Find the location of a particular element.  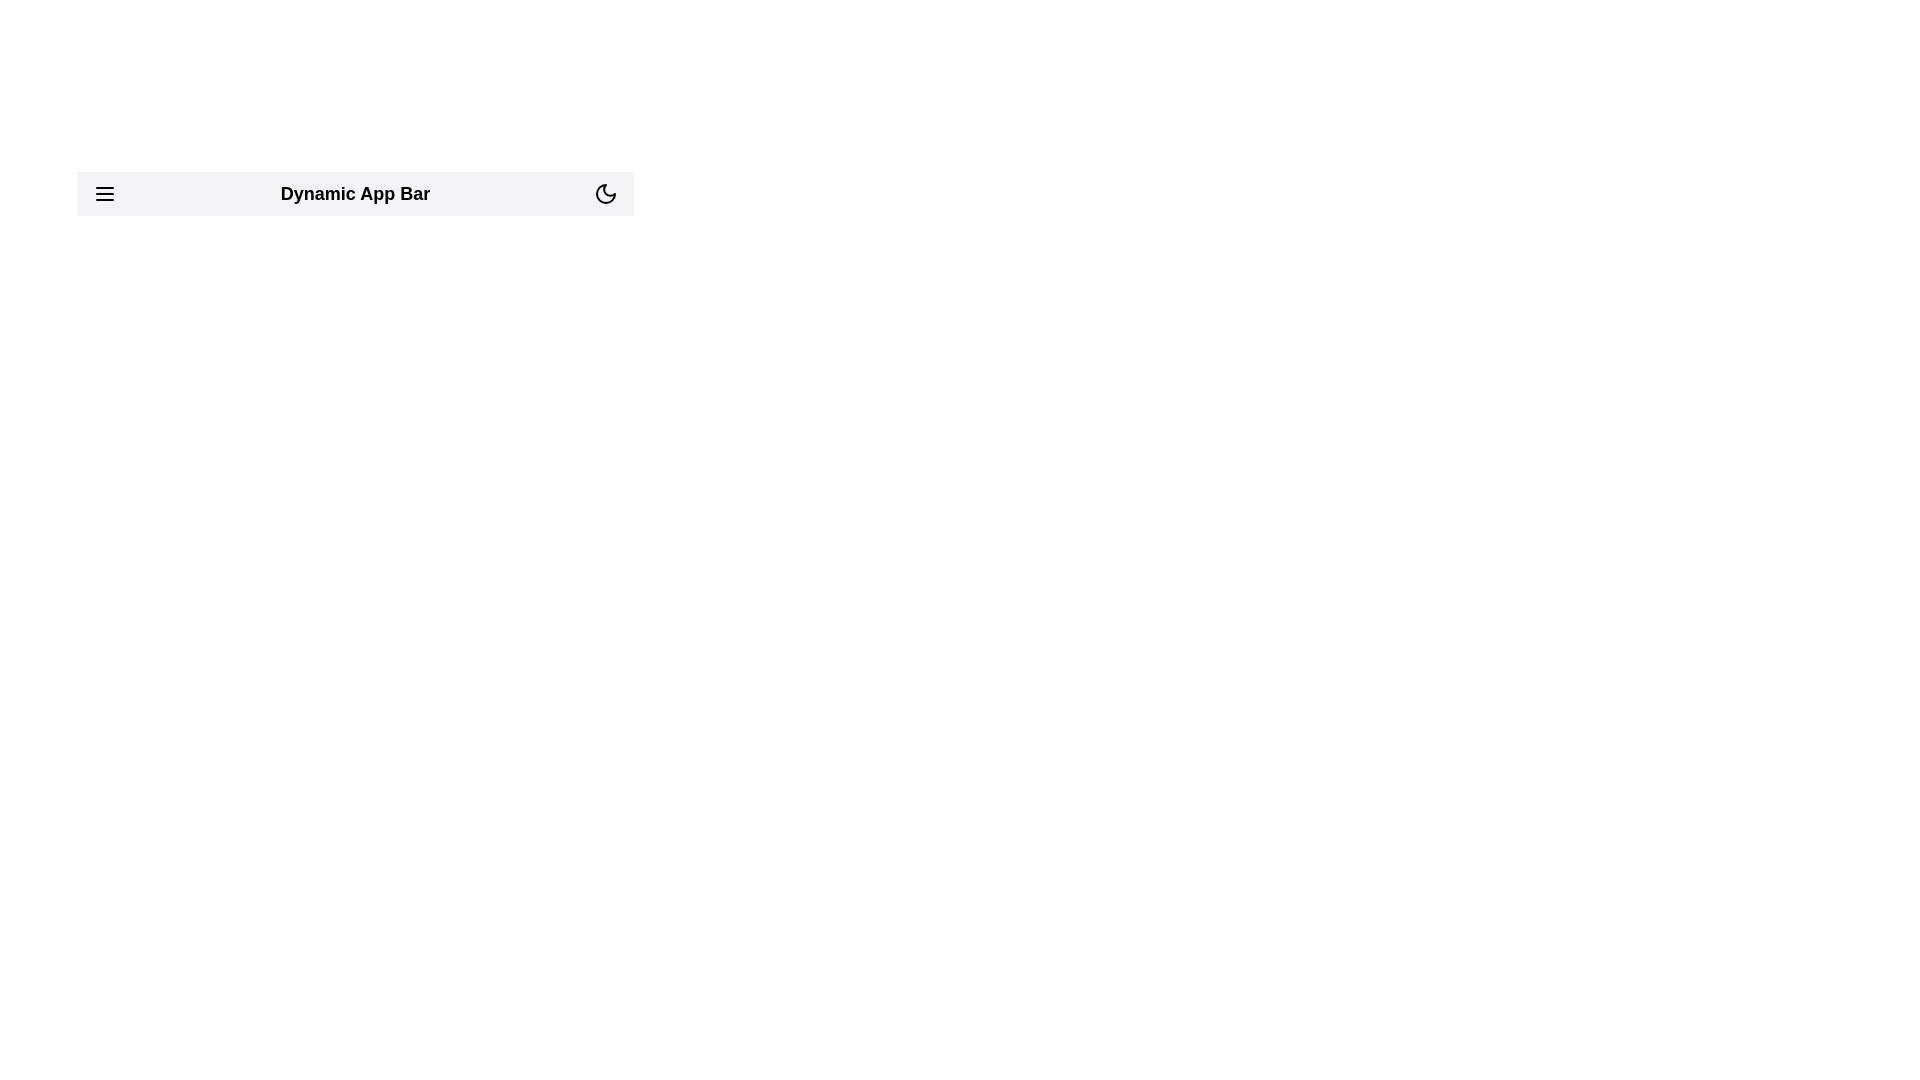

the toggle button to switch between dark and light mode is located at coordinates (604, 193).